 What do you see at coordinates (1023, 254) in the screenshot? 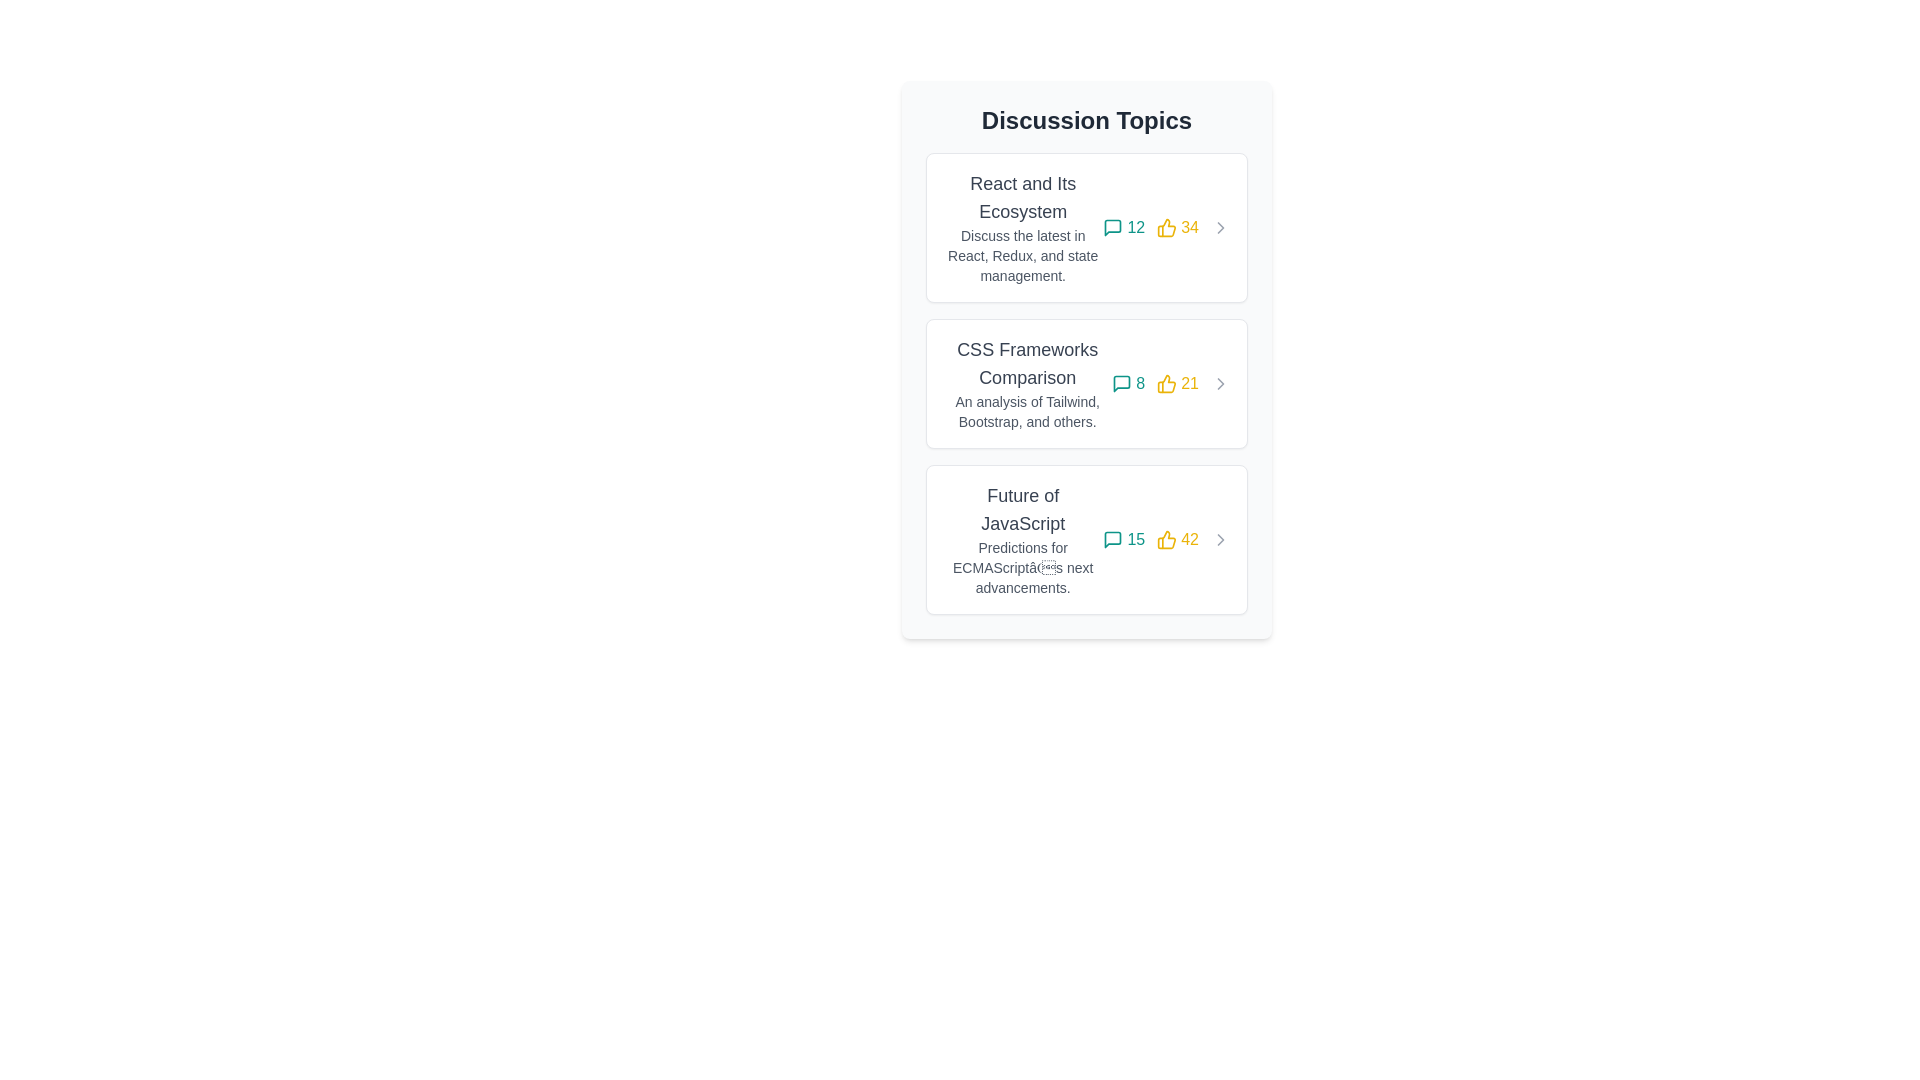
I see `text label displaying 'Discuss the latest in React, Redux, and state management.' which is located below the title 'React and Its Ecosystem.'` at bounding box center [1023, 254].